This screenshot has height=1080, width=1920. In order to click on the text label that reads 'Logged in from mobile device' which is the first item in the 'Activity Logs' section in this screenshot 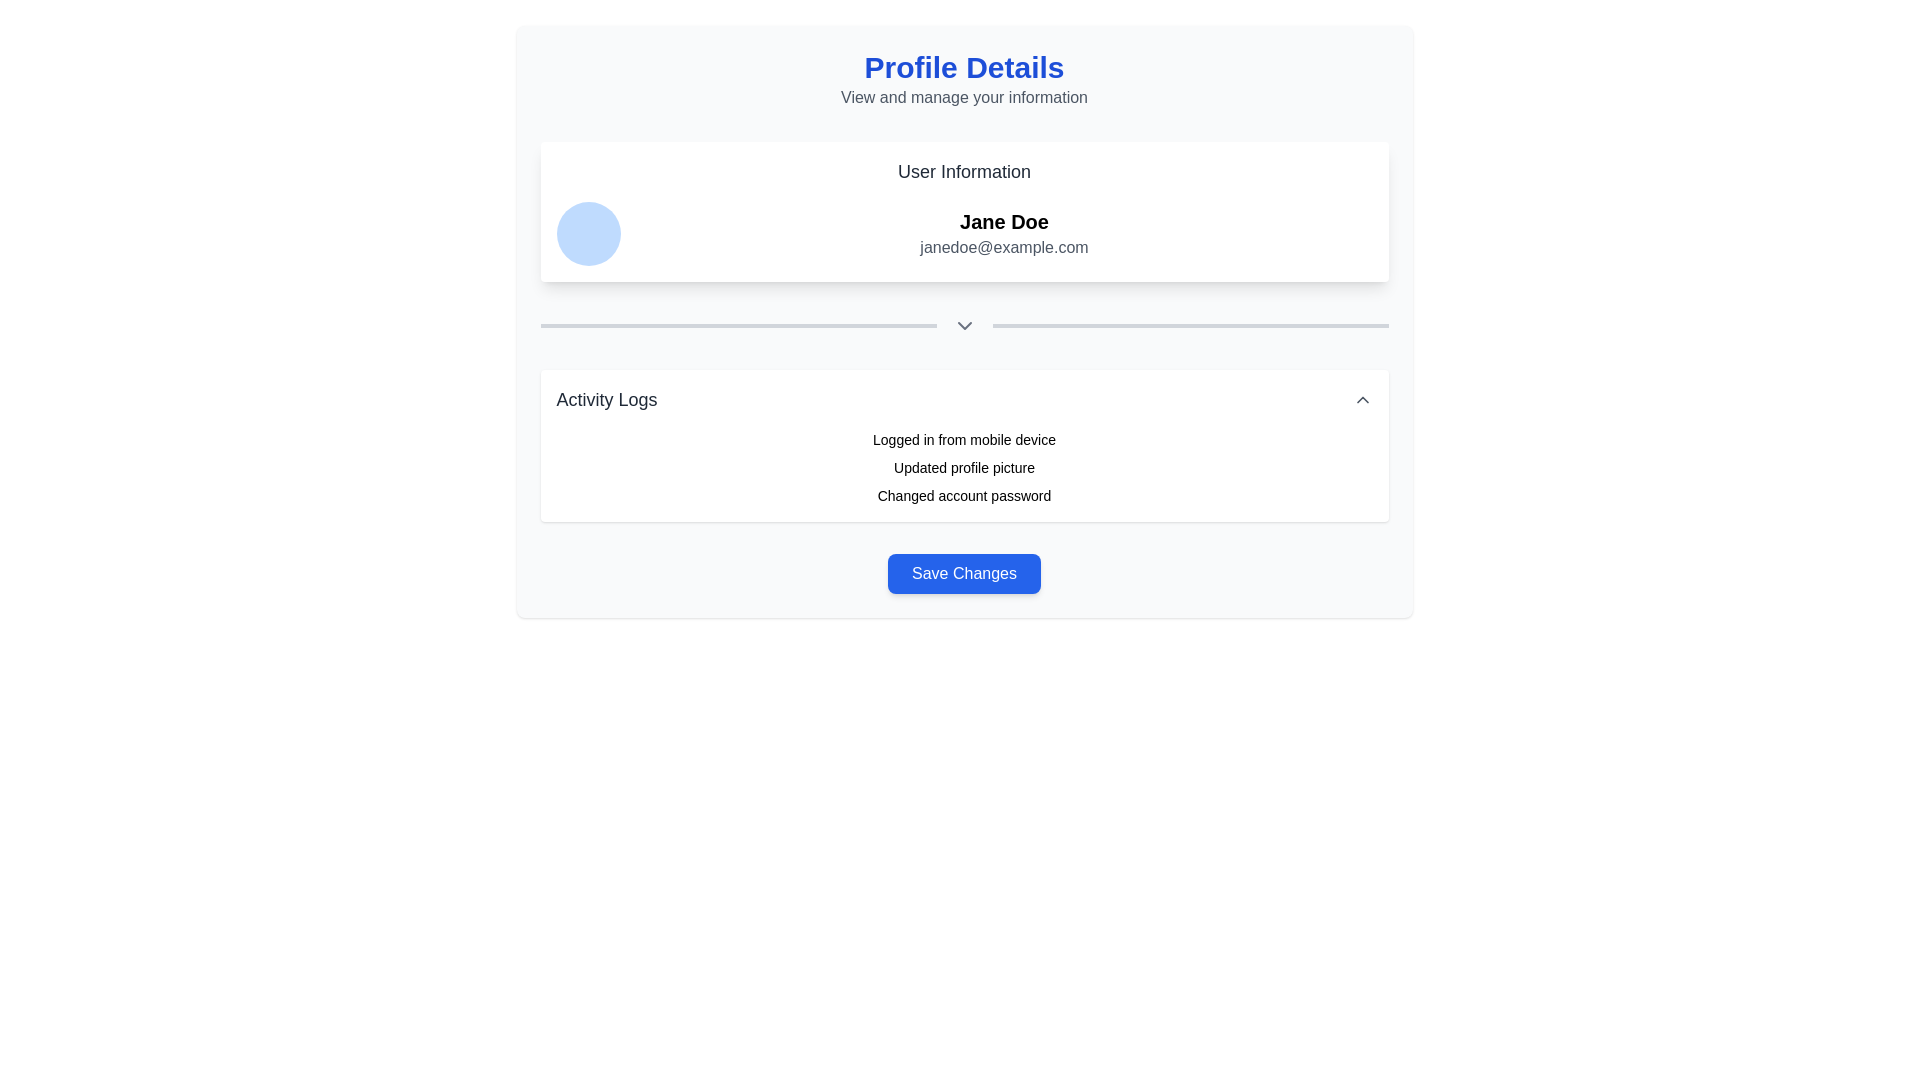, I will do `click(964, 438)`.